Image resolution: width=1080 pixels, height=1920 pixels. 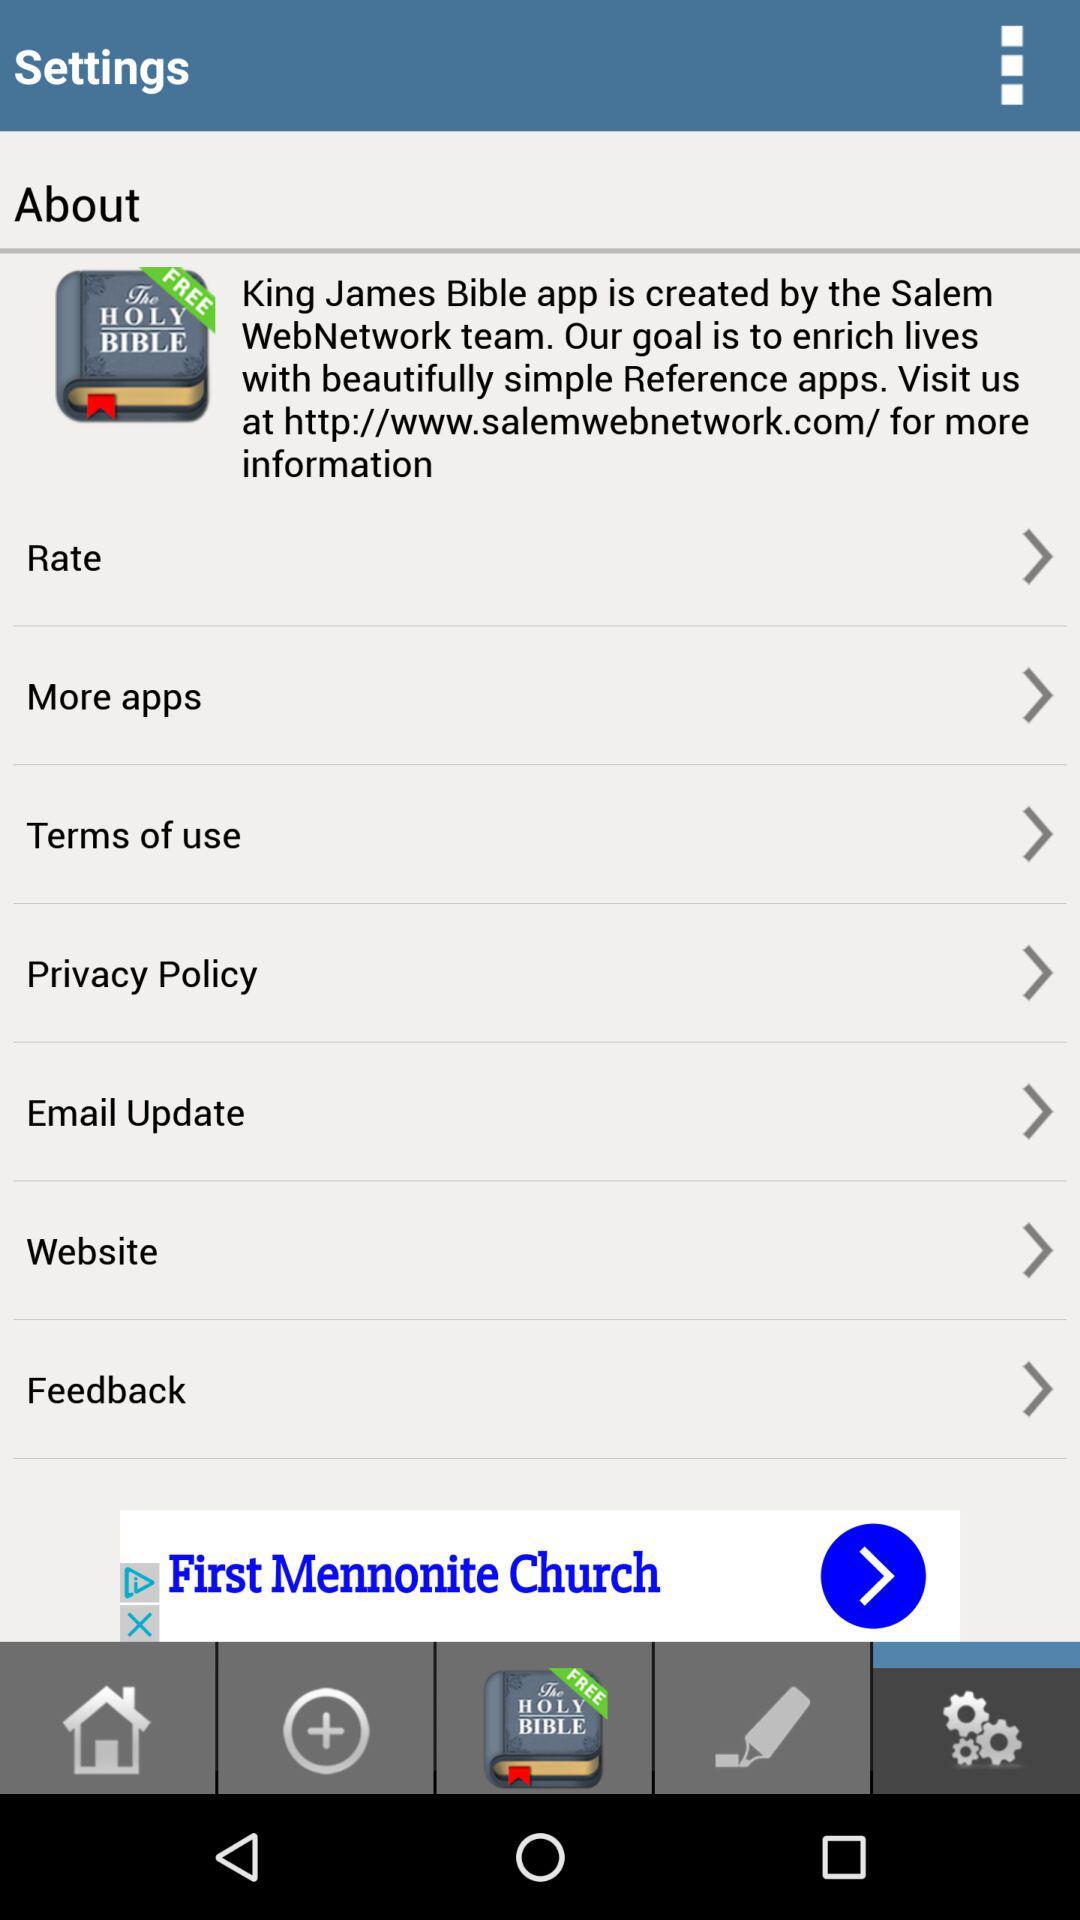 I want to click on the edit icon, so click(x=762, y=1851).